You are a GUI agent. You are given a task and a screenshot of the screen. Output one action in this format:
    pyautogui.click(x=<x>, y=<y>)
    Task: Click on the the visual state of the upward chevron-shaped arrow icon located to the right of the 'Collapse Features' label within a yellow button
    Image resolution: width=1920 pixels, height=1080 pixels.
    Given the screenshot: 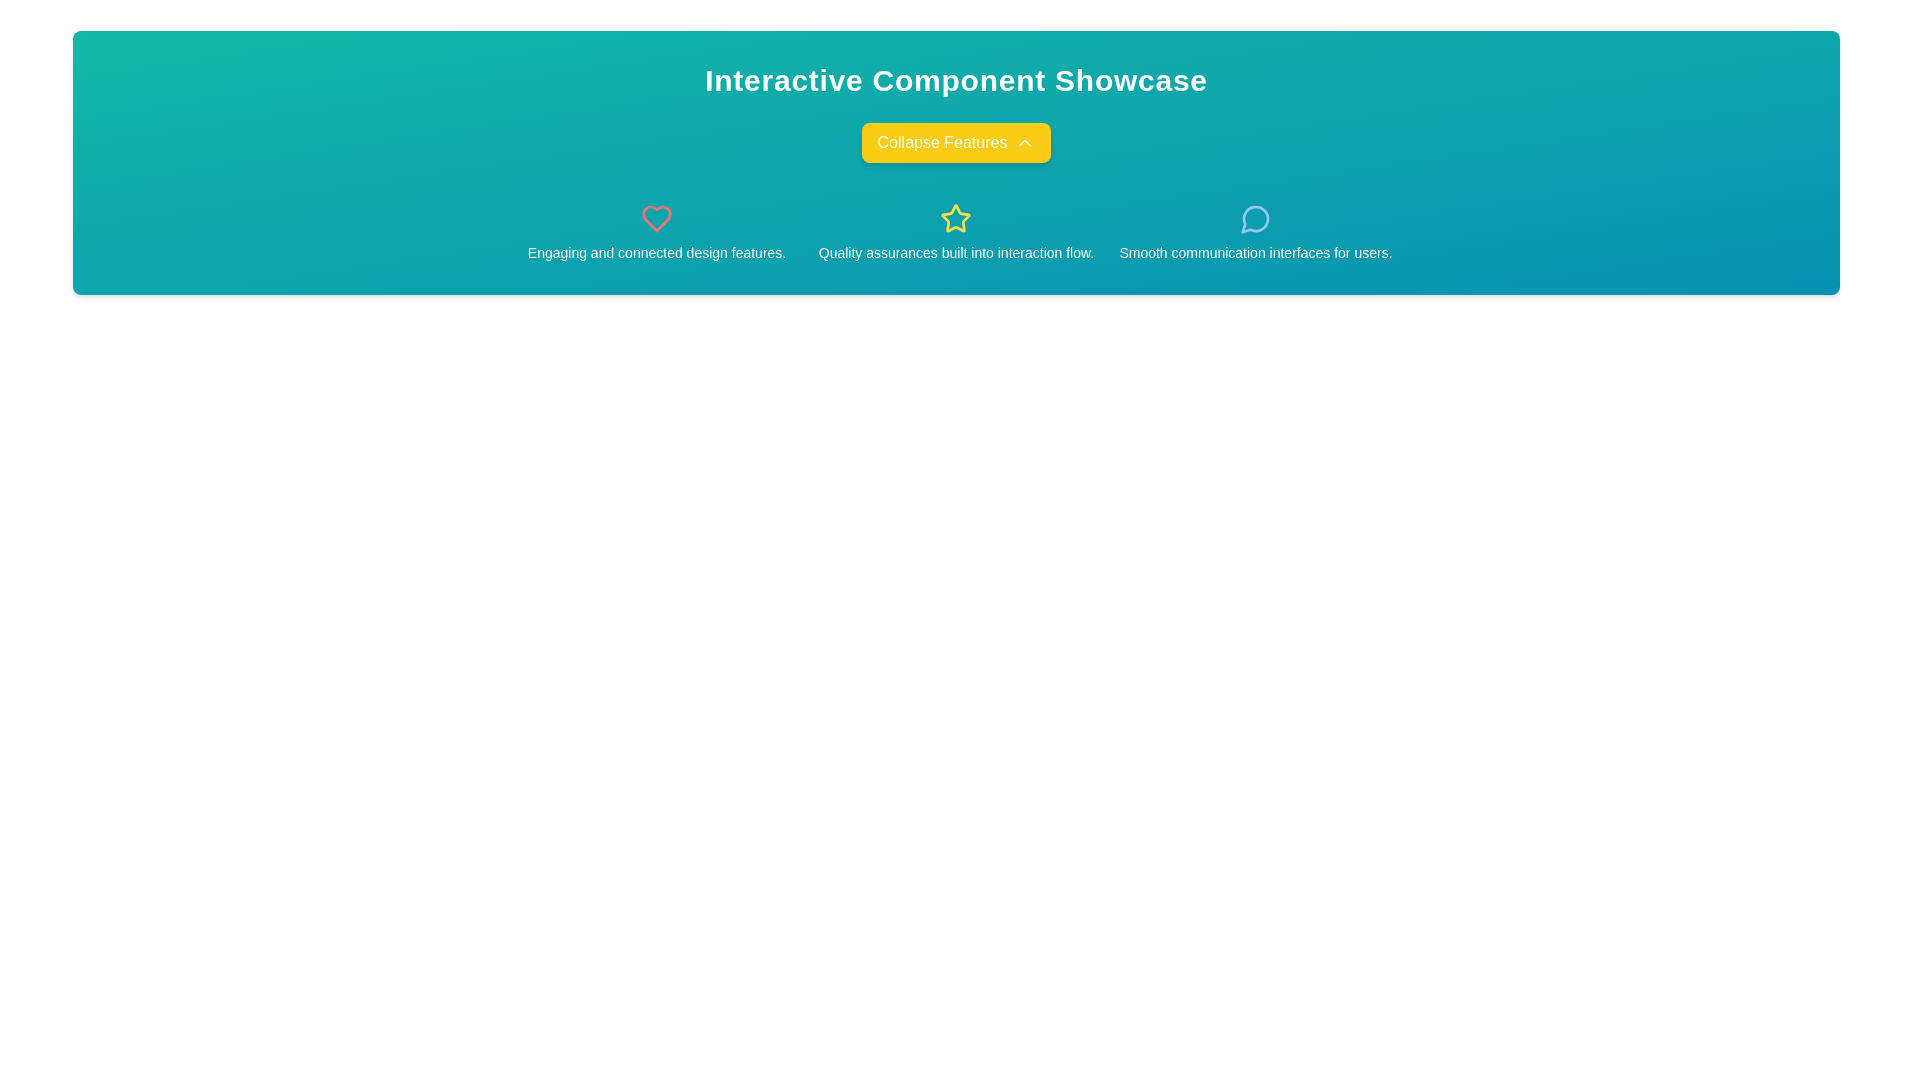 What is the action you would take?
    pyautogui.click(x=1025, y=141)
    